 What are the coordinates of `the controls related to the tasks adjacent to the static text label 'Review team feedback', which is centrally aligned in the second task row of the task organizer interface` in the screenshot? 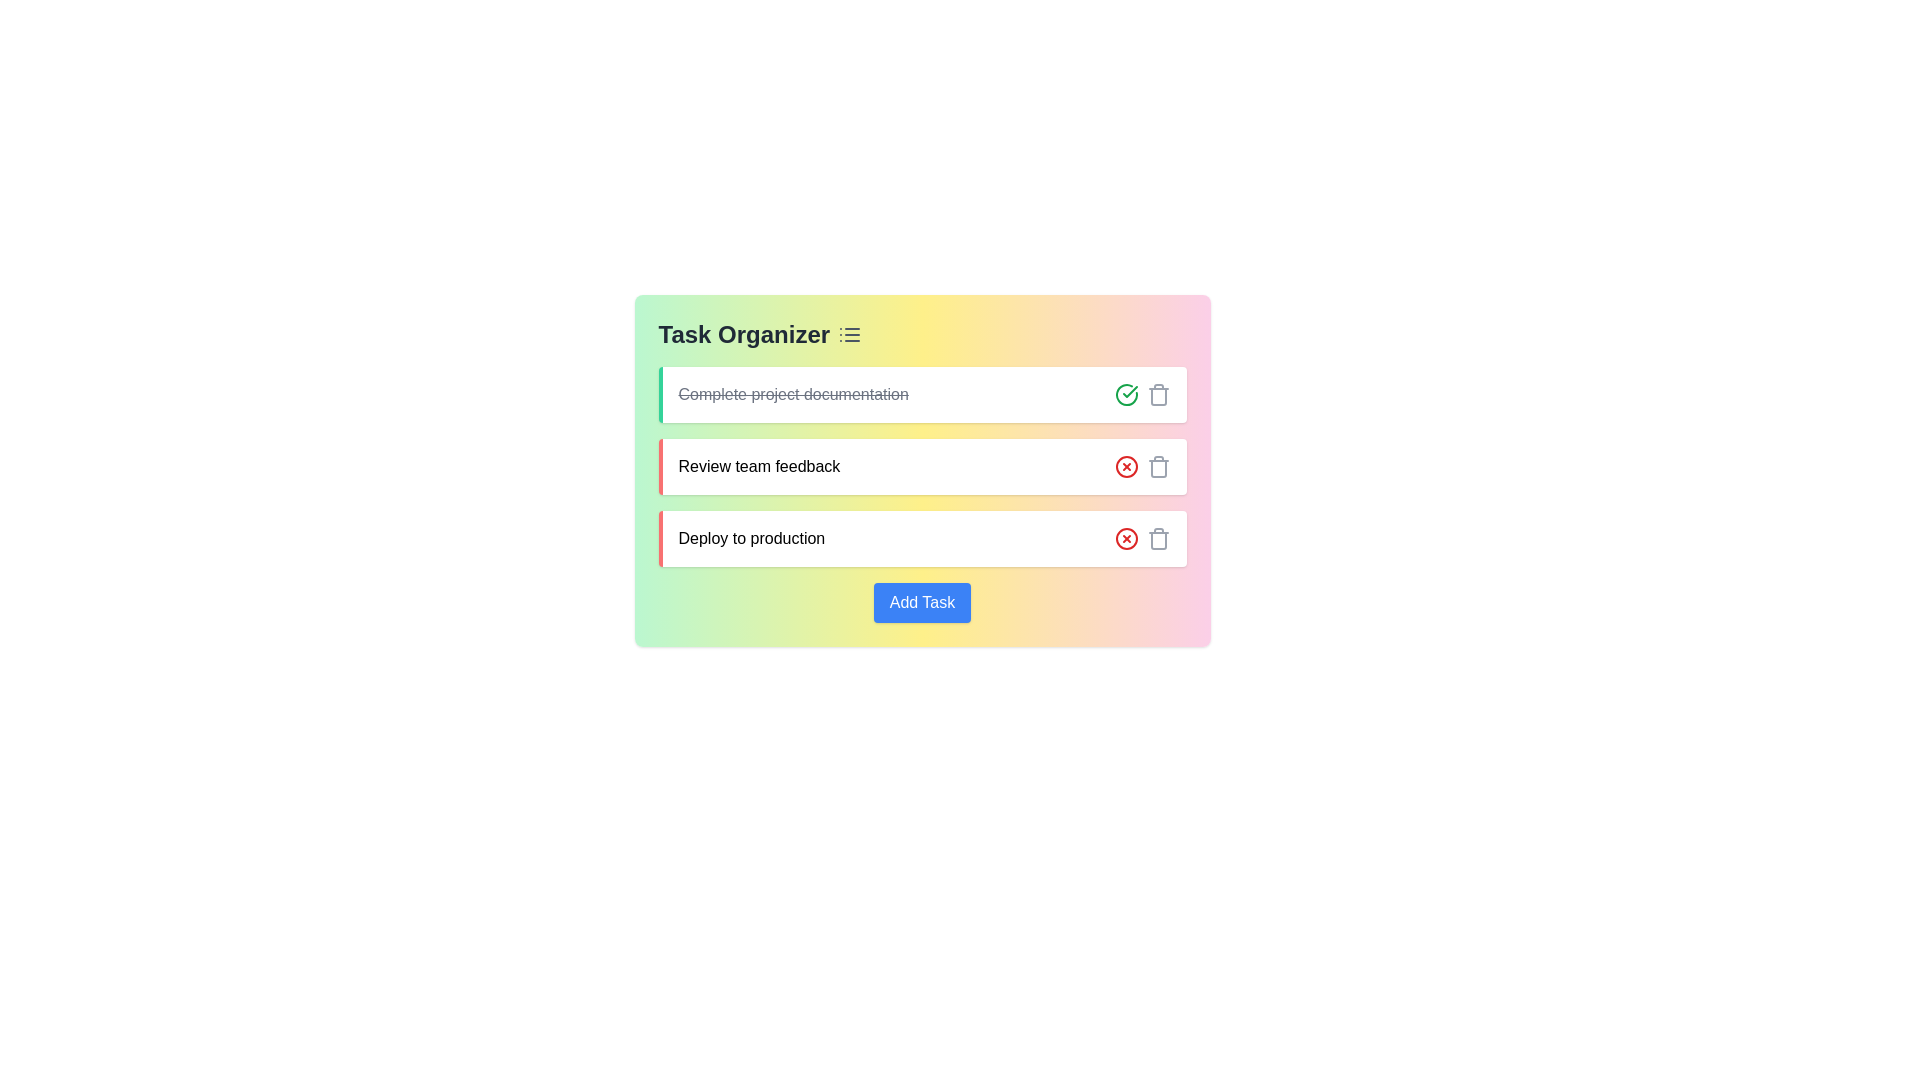 It's located at (758, 466).